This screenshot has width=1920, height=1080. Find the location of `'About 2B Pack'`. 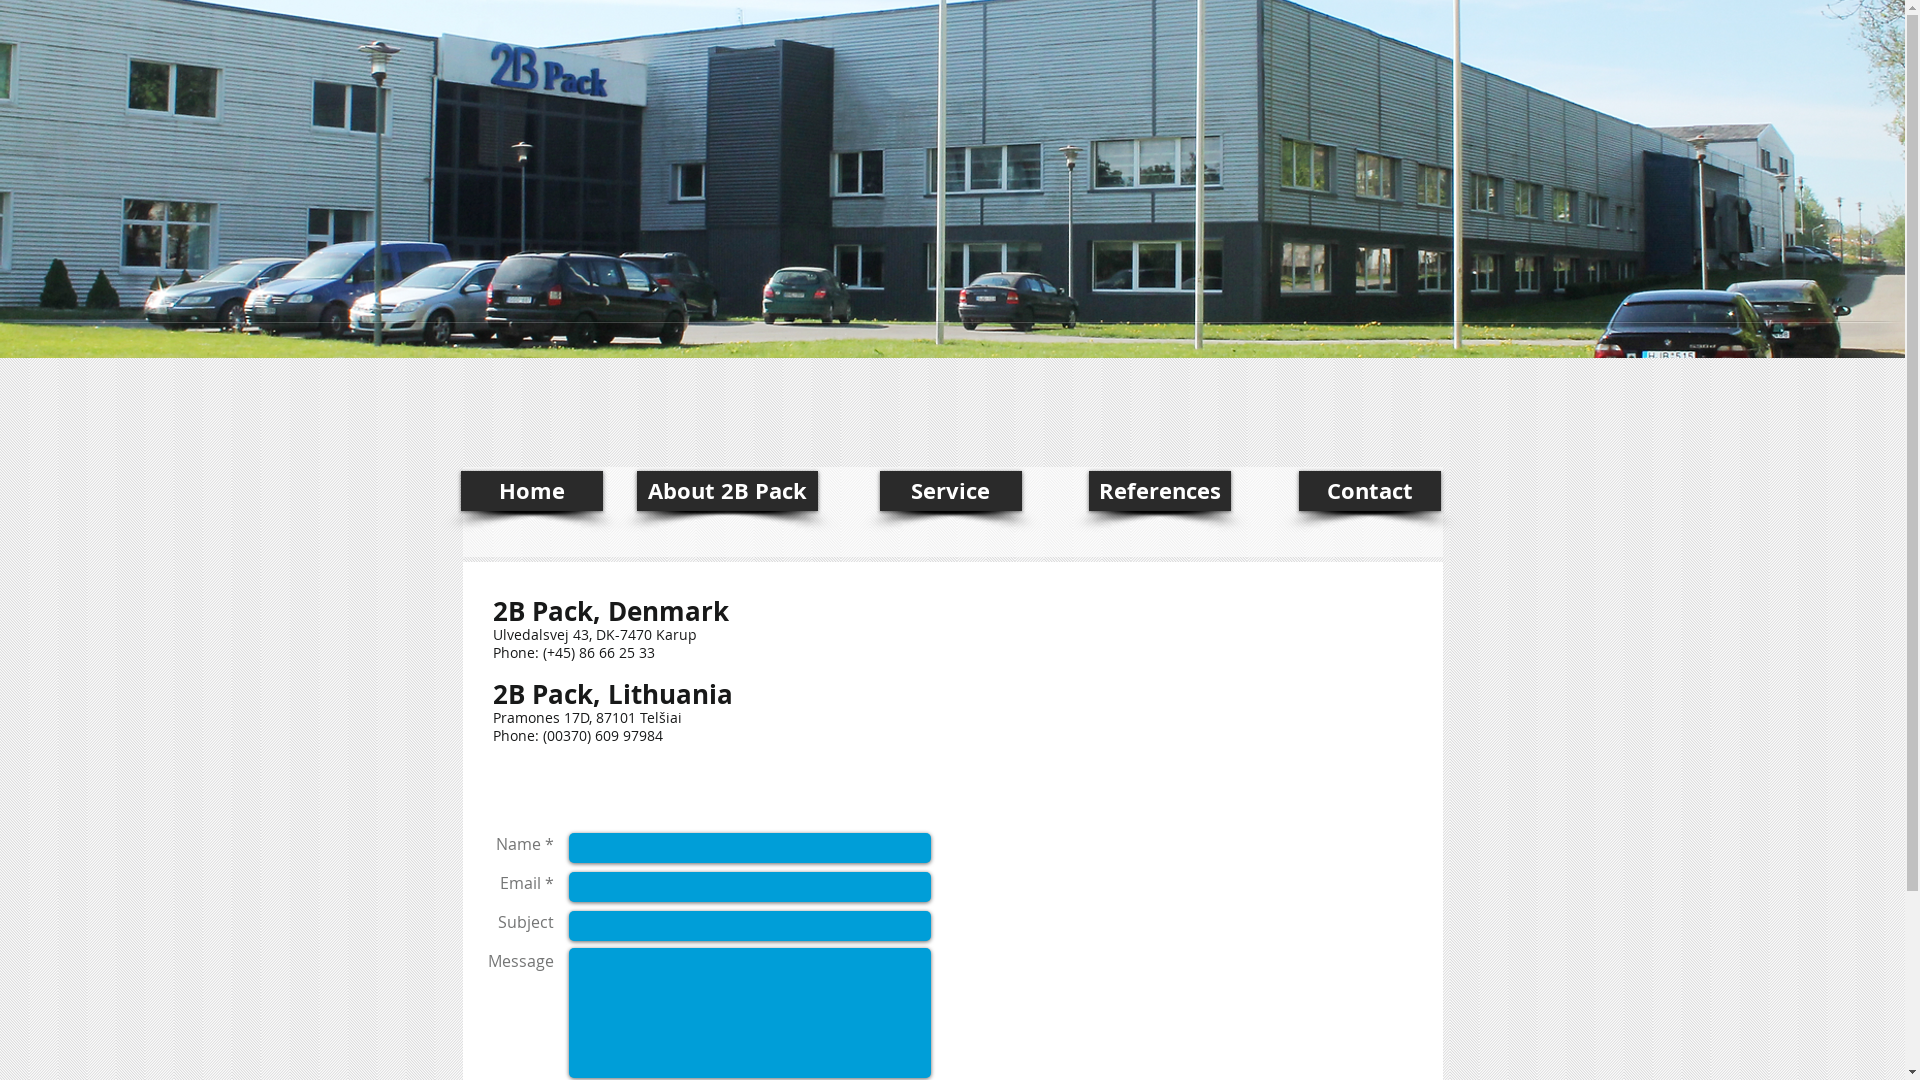

'About 2B Pack' is located at coordinates (725, 490).